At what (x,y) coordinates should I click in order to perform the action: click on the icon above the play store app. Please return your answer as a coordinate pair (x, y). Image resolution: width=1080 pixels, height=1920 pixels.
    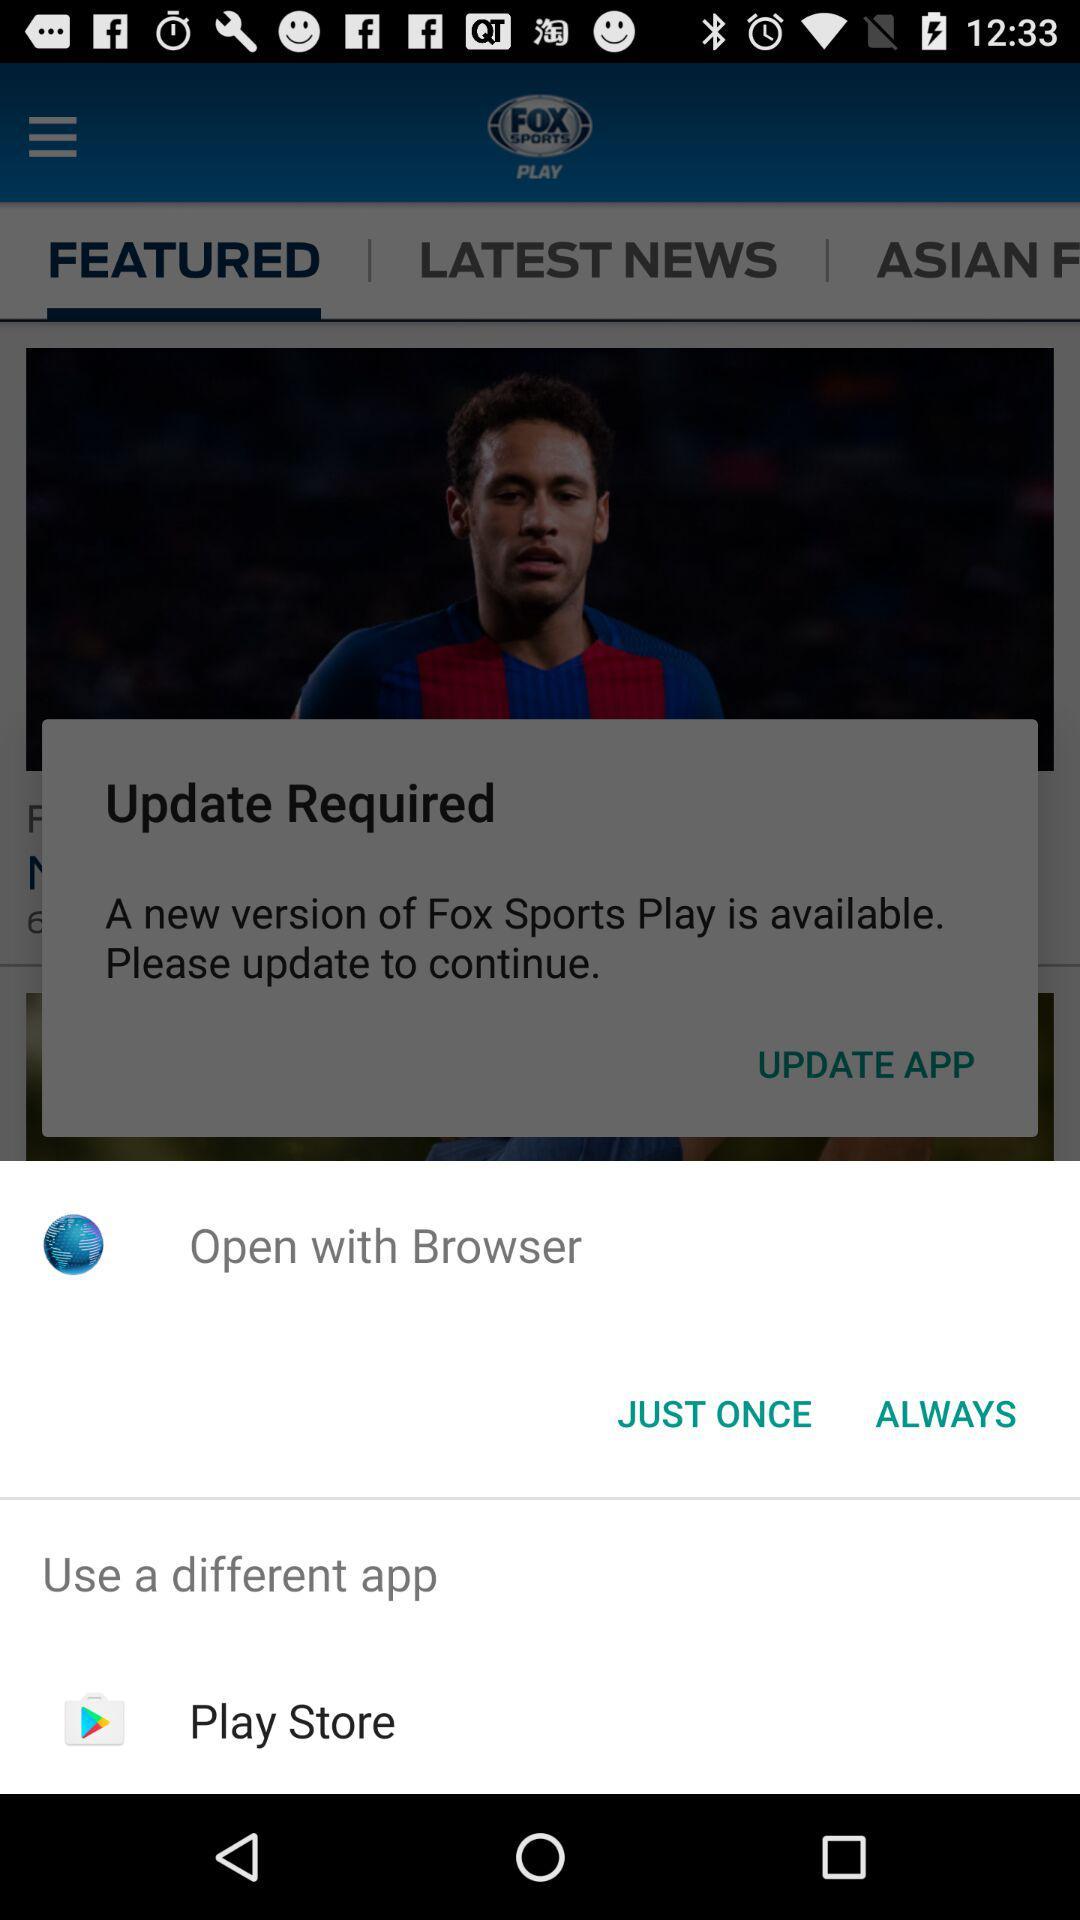
    Looking at the image, I should click on (540, 1572).